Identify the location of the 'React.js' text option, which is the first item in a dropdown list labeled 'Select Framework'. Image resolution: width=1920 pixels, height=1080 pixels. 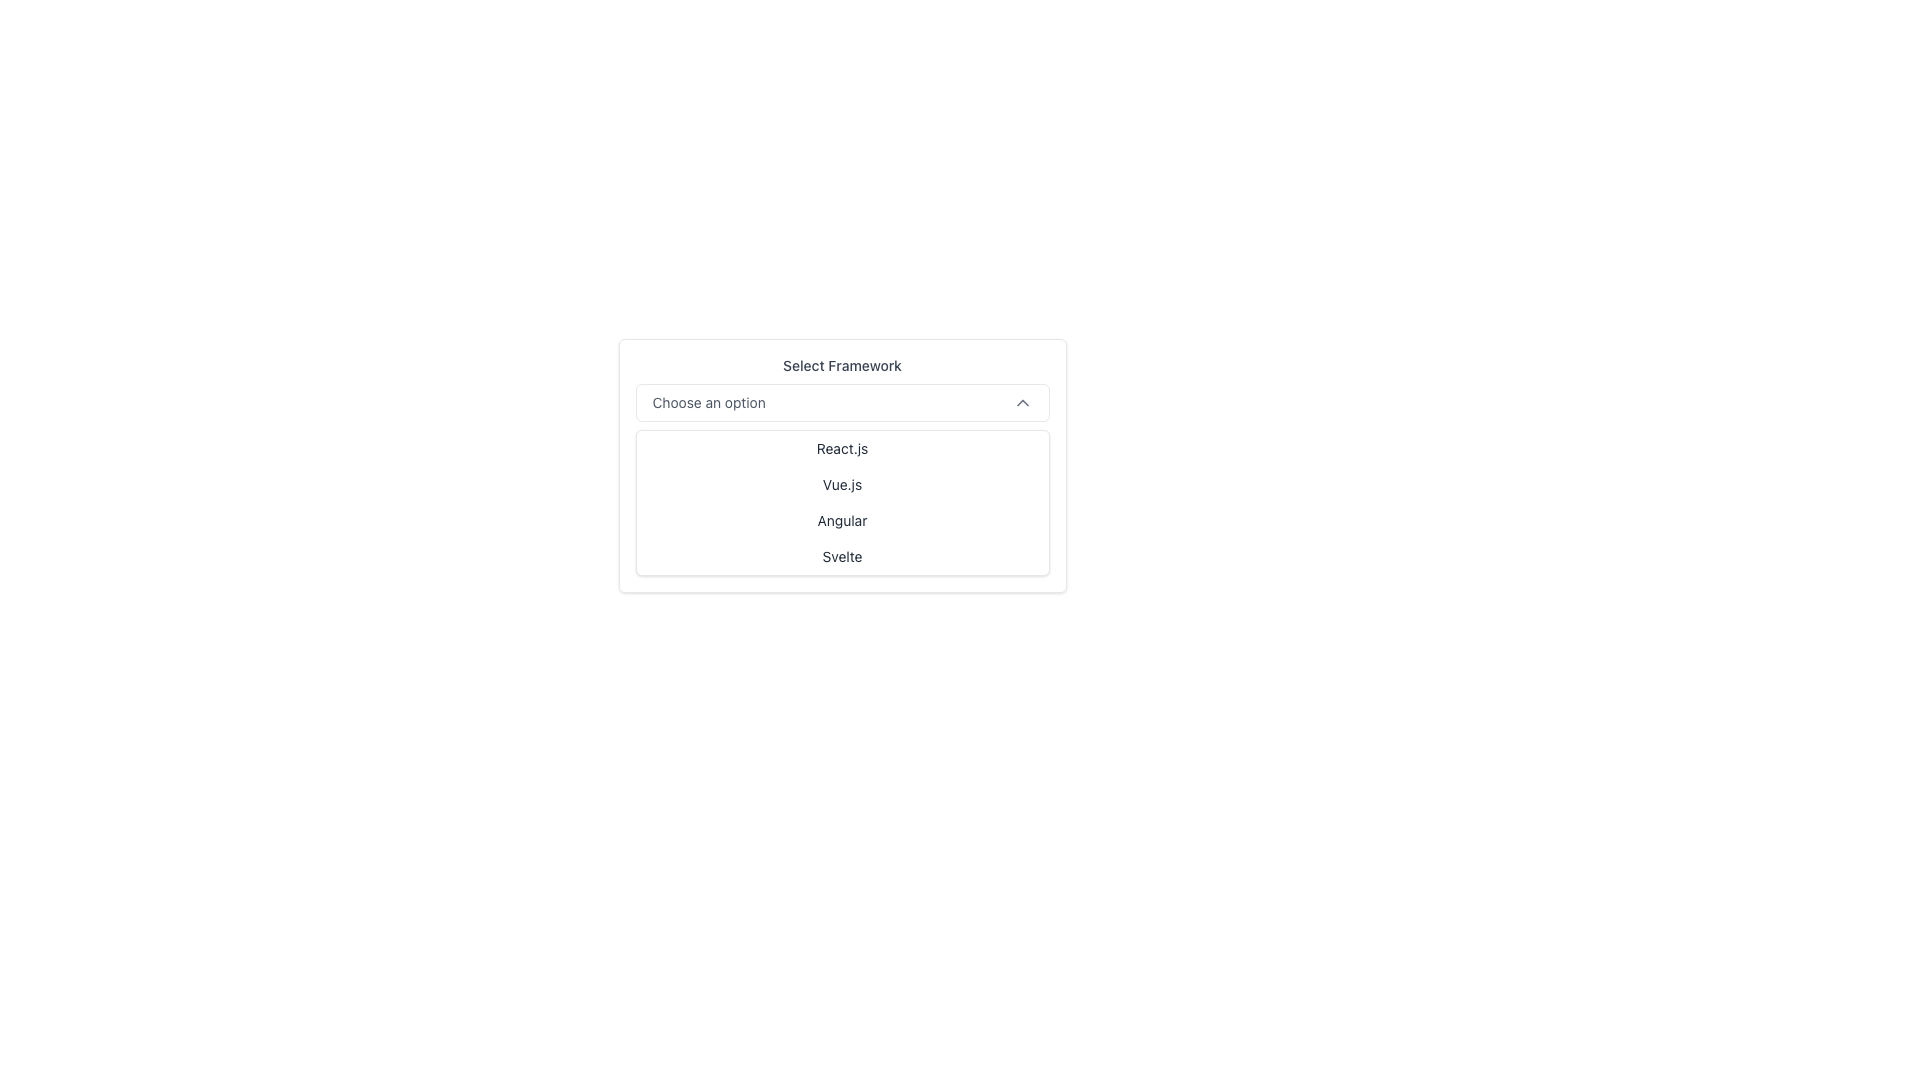
(842, 447).